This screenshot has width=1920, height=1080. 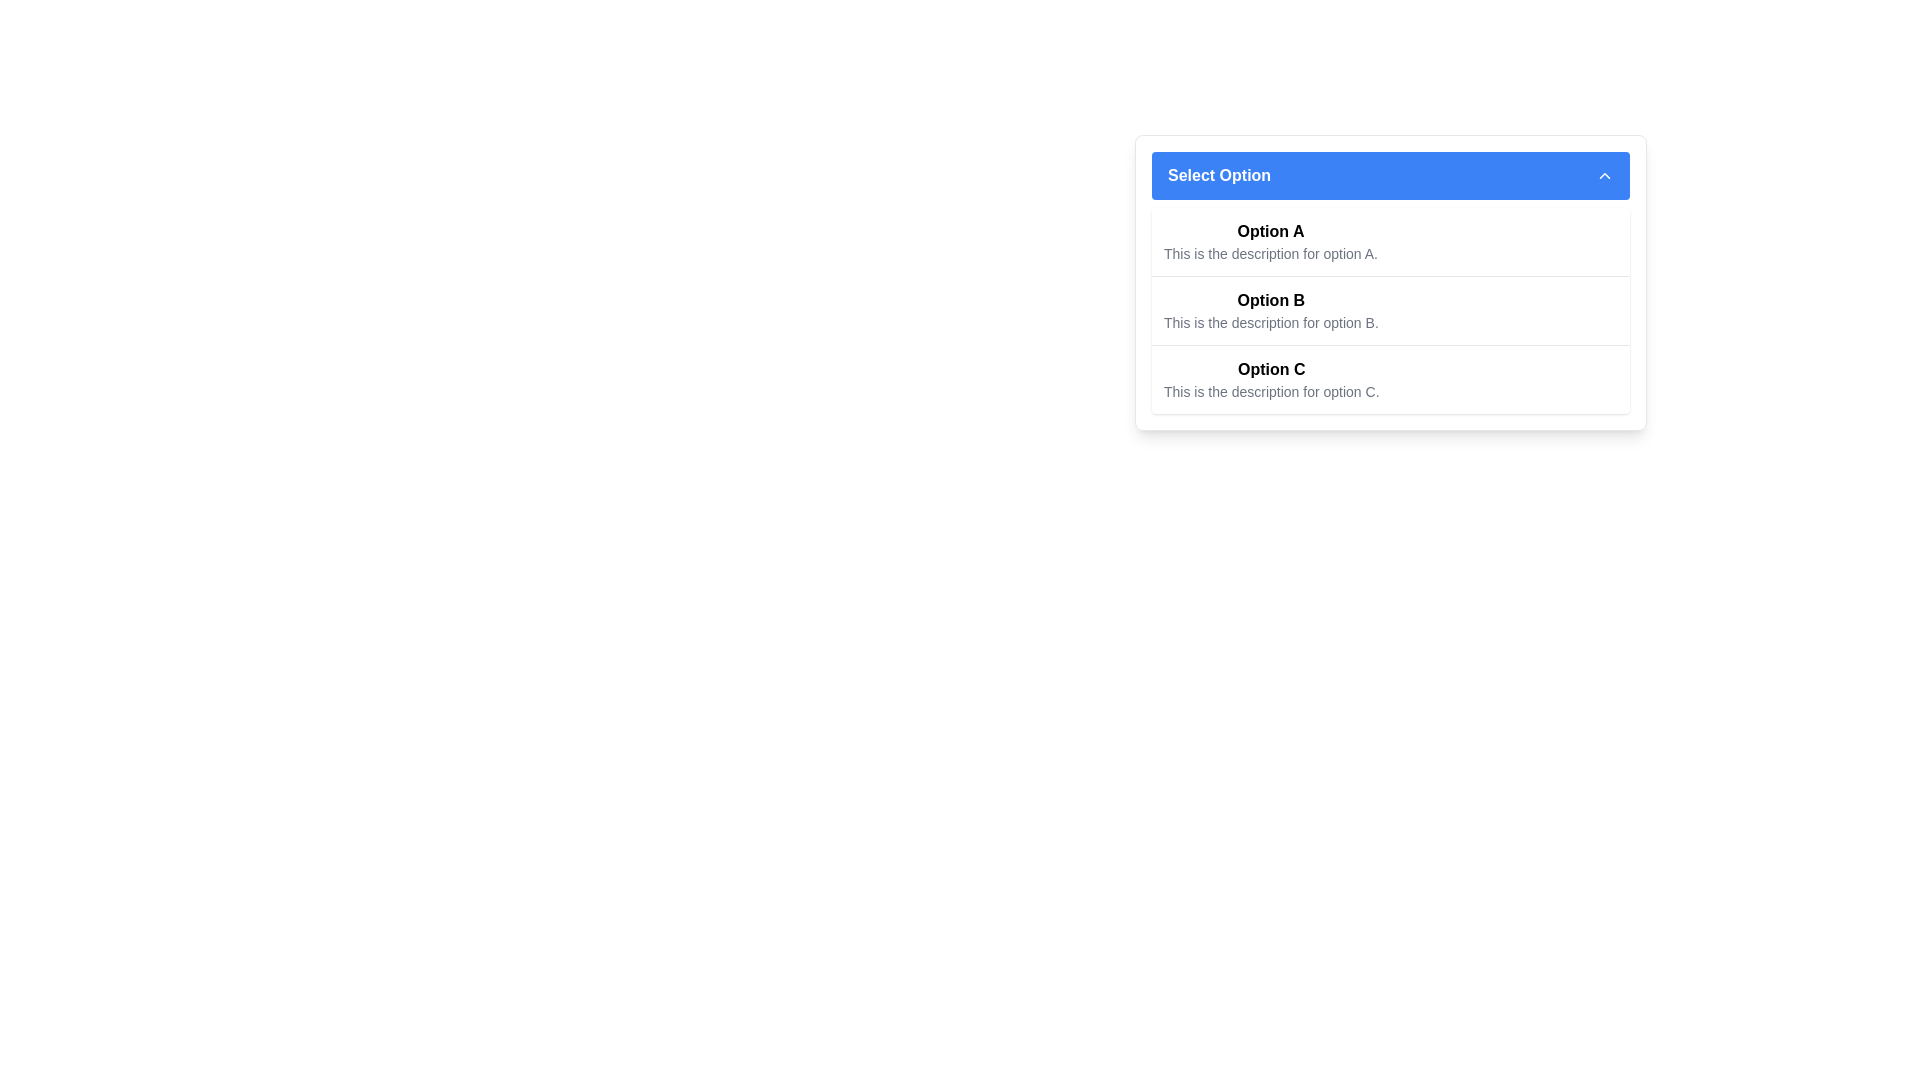 I want to click on supplementary information text located below the bold text 'Option C', which provides details about this option, so click(x=1270, y=392).